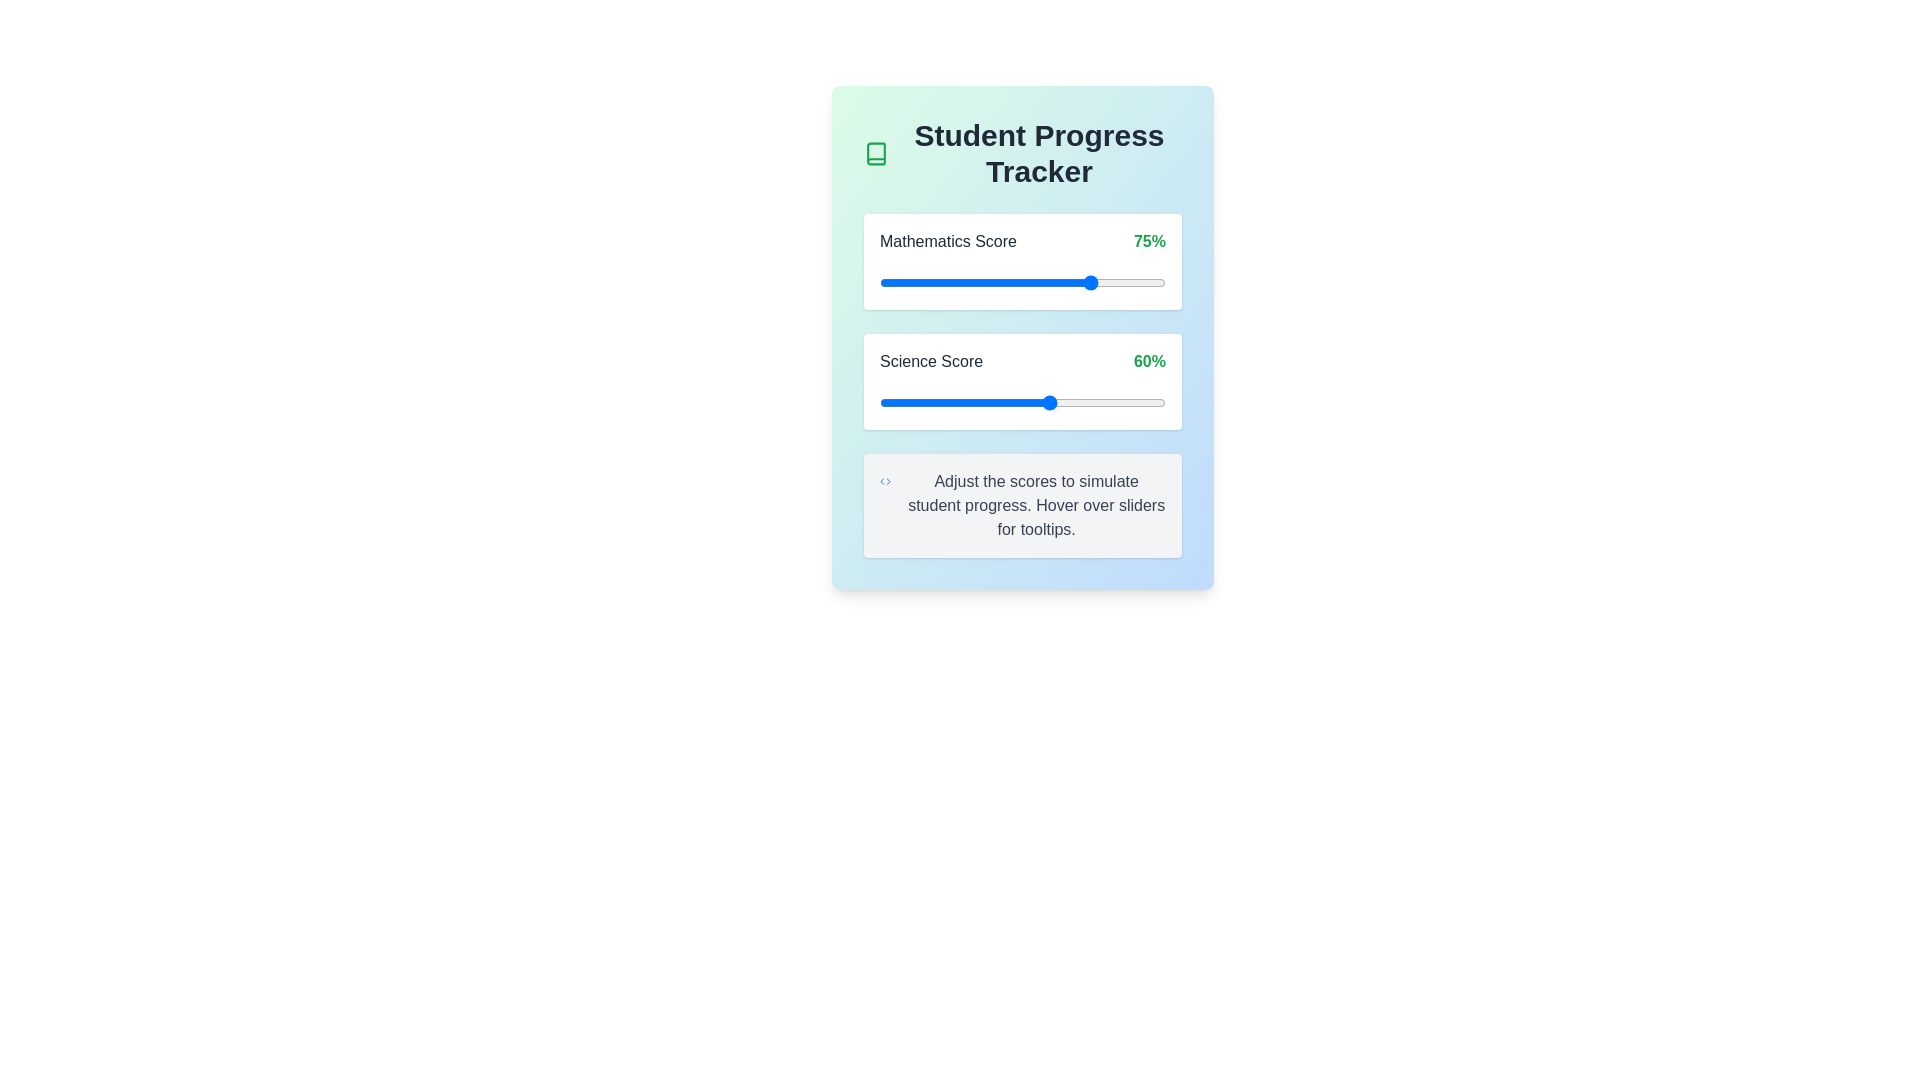 The width and height of the screenshot is (1920, 1080). Describe the element at coordinates (1050, 402) in the screenshot. I see `the Science Score slider to 60%` at that location.